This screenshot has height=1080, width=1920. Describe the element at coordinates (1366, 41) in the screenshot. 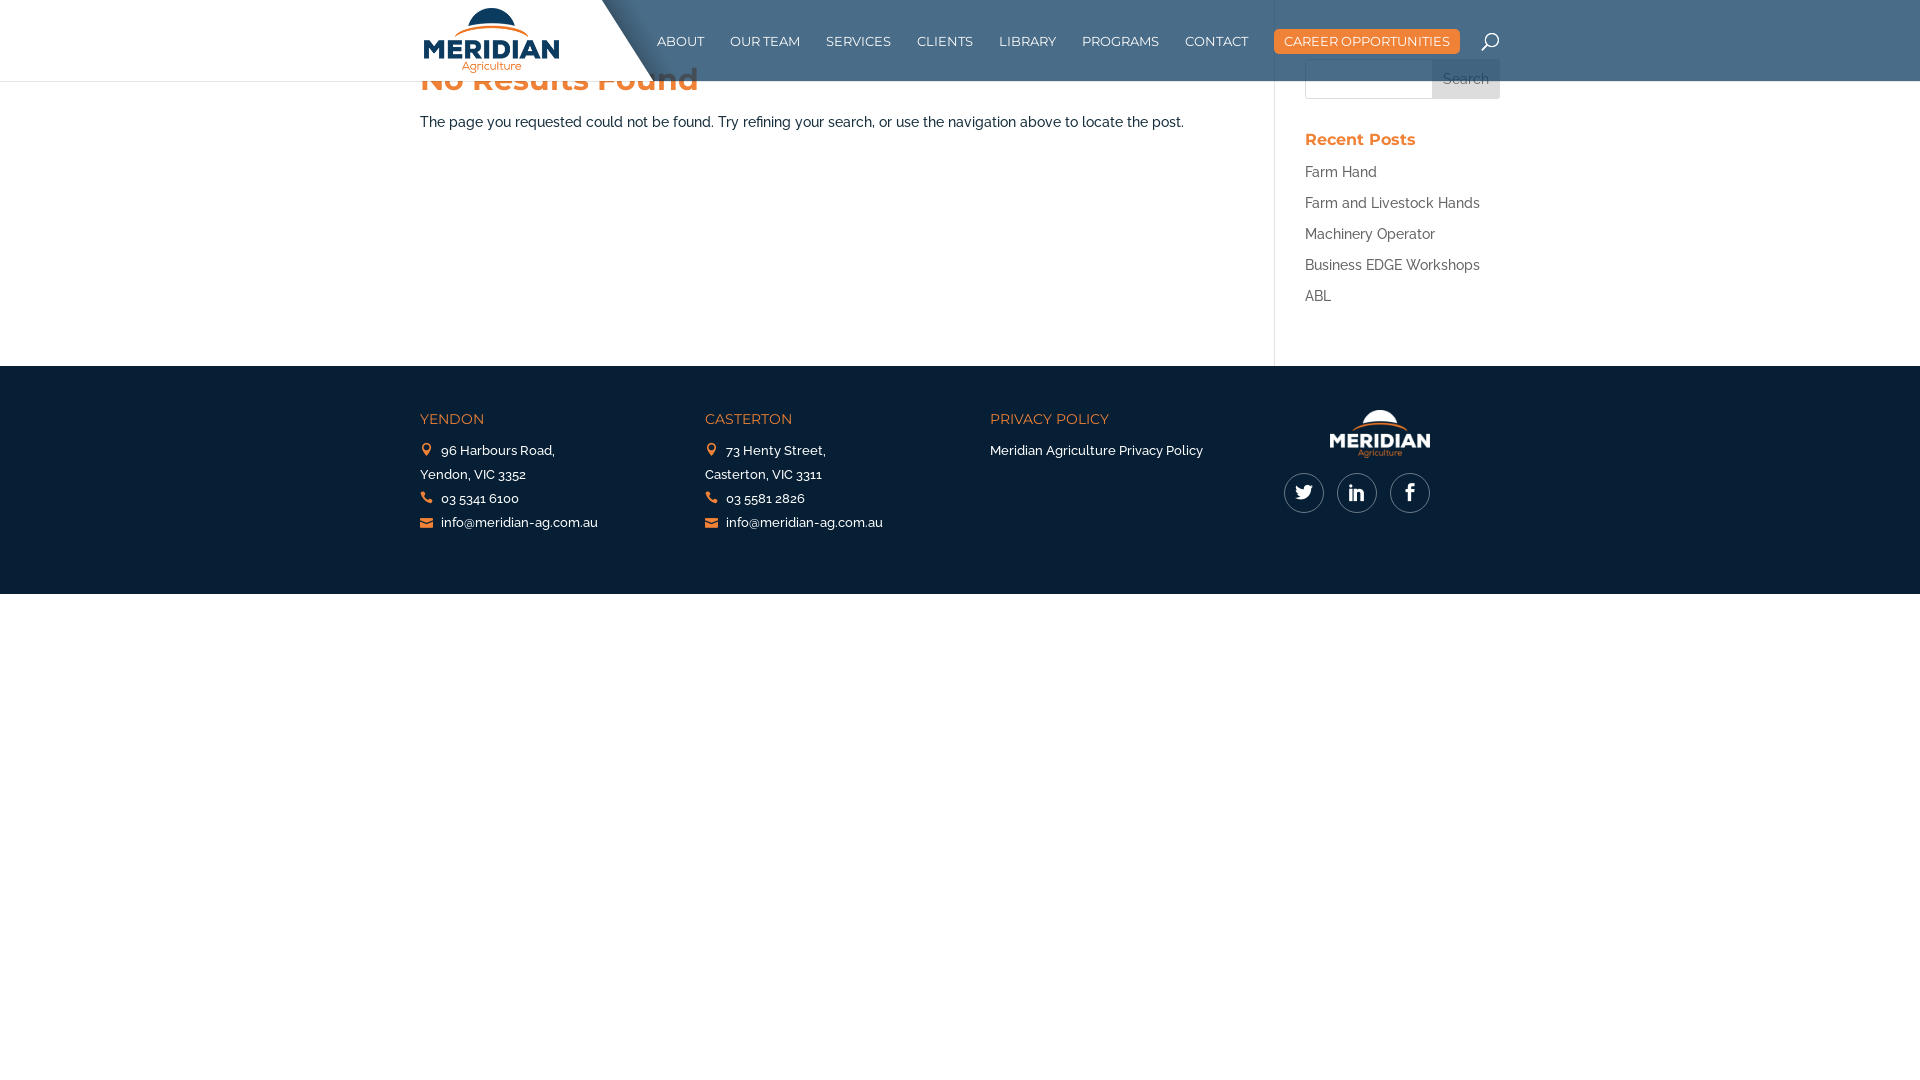

I see `'CAREER OPPORTUNITIES'` at that location.